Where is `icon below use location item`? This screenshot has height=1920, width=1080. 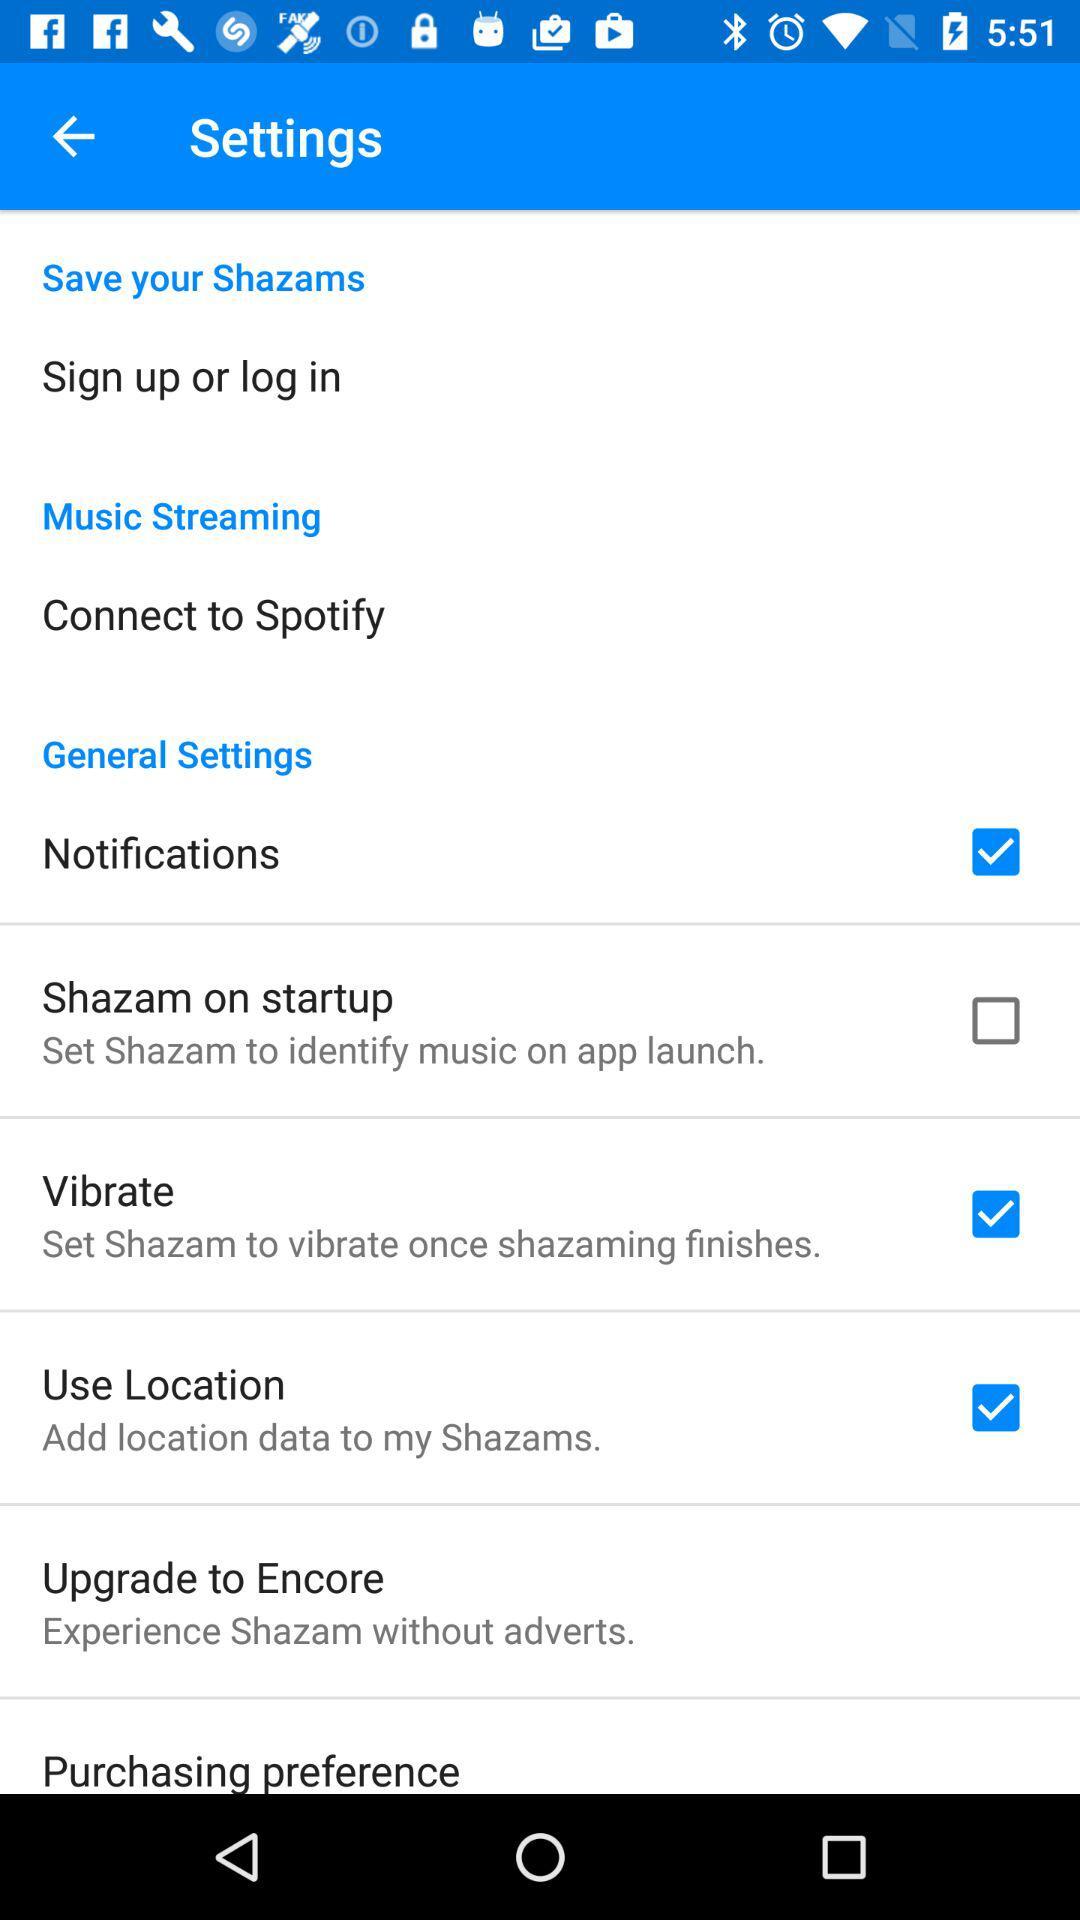
icon below use location item is located at coordinates (321, 1435).